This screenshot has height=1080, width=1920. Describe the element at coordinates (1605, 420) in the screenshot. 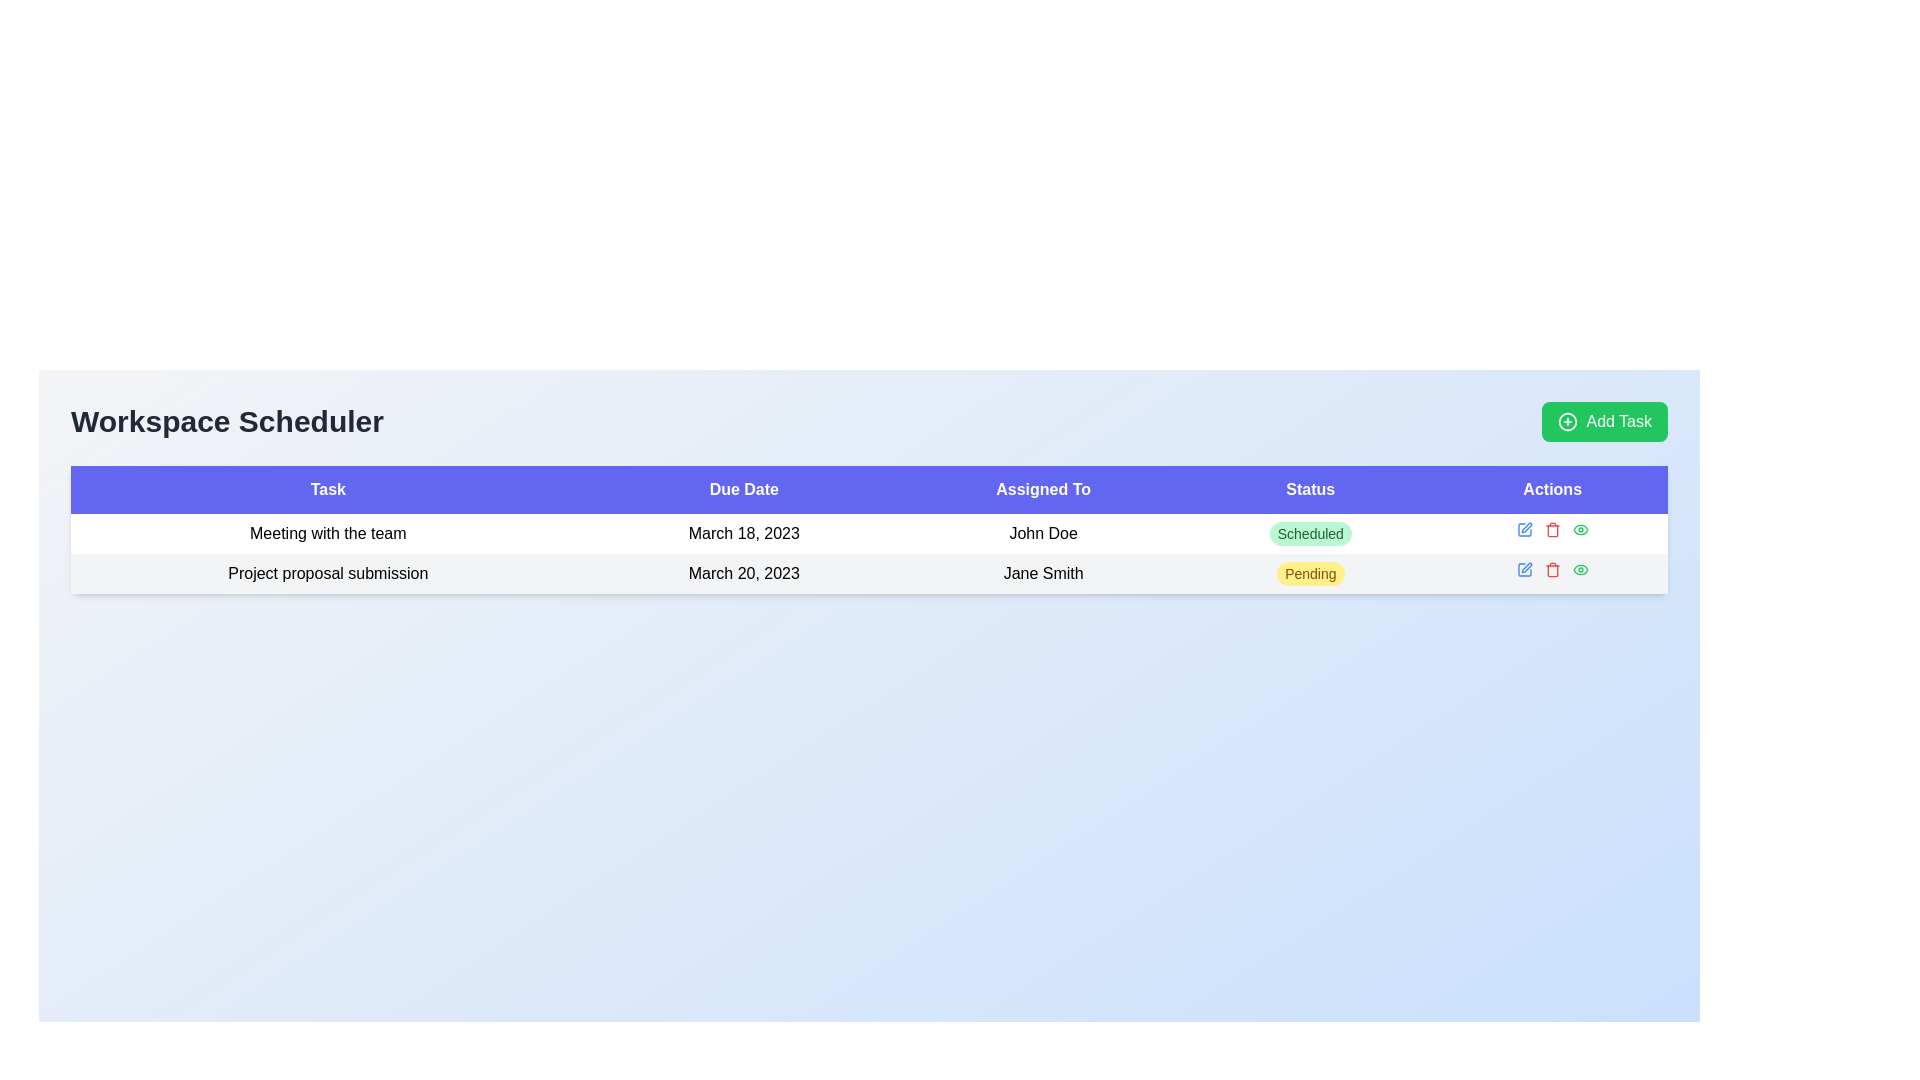

I see `the vibrant green 'Add Task' button located in the top-right corner of the 'Workspace Scheduler' section` at that location.